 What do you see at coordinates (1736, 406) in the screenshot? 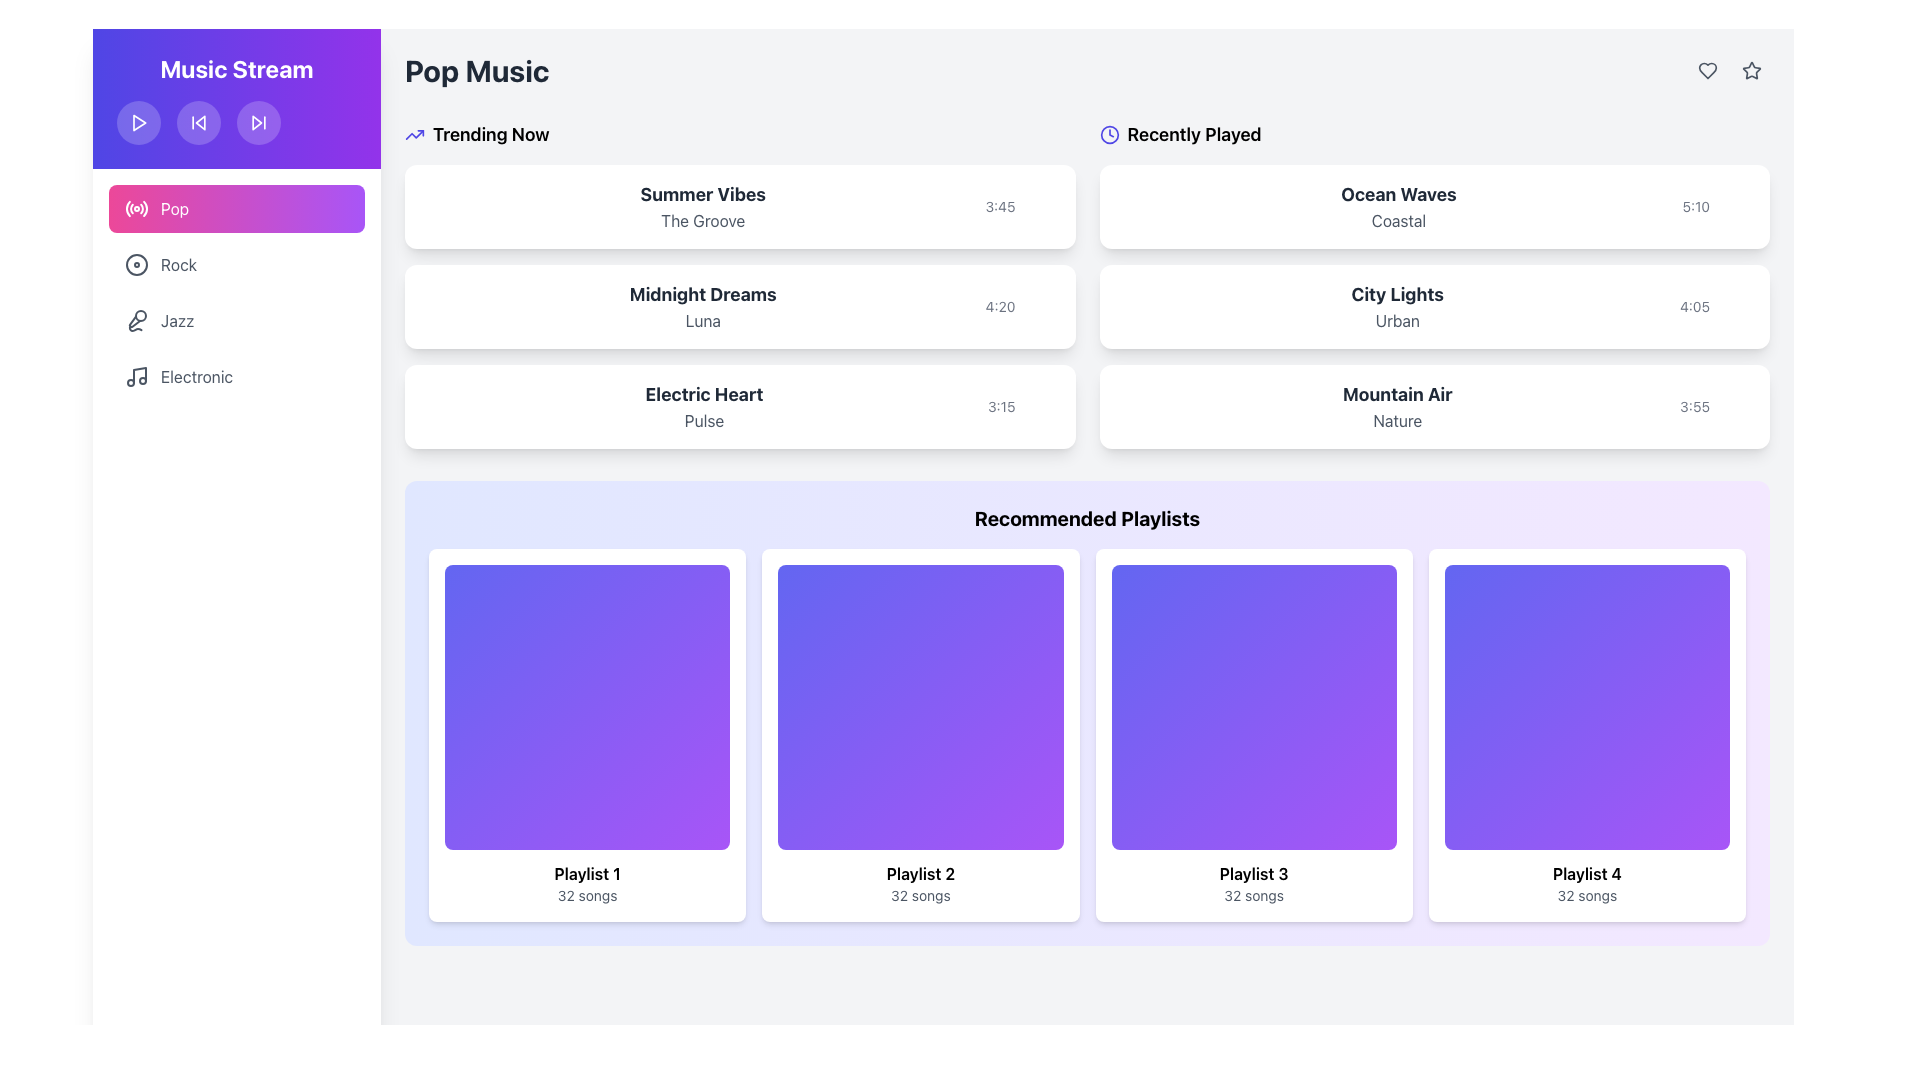
I see `the play button for the 'Mountain Air' song, located at the far right of the song entry next to the '3:55' time indicator` at bounding box center [1736, 406].